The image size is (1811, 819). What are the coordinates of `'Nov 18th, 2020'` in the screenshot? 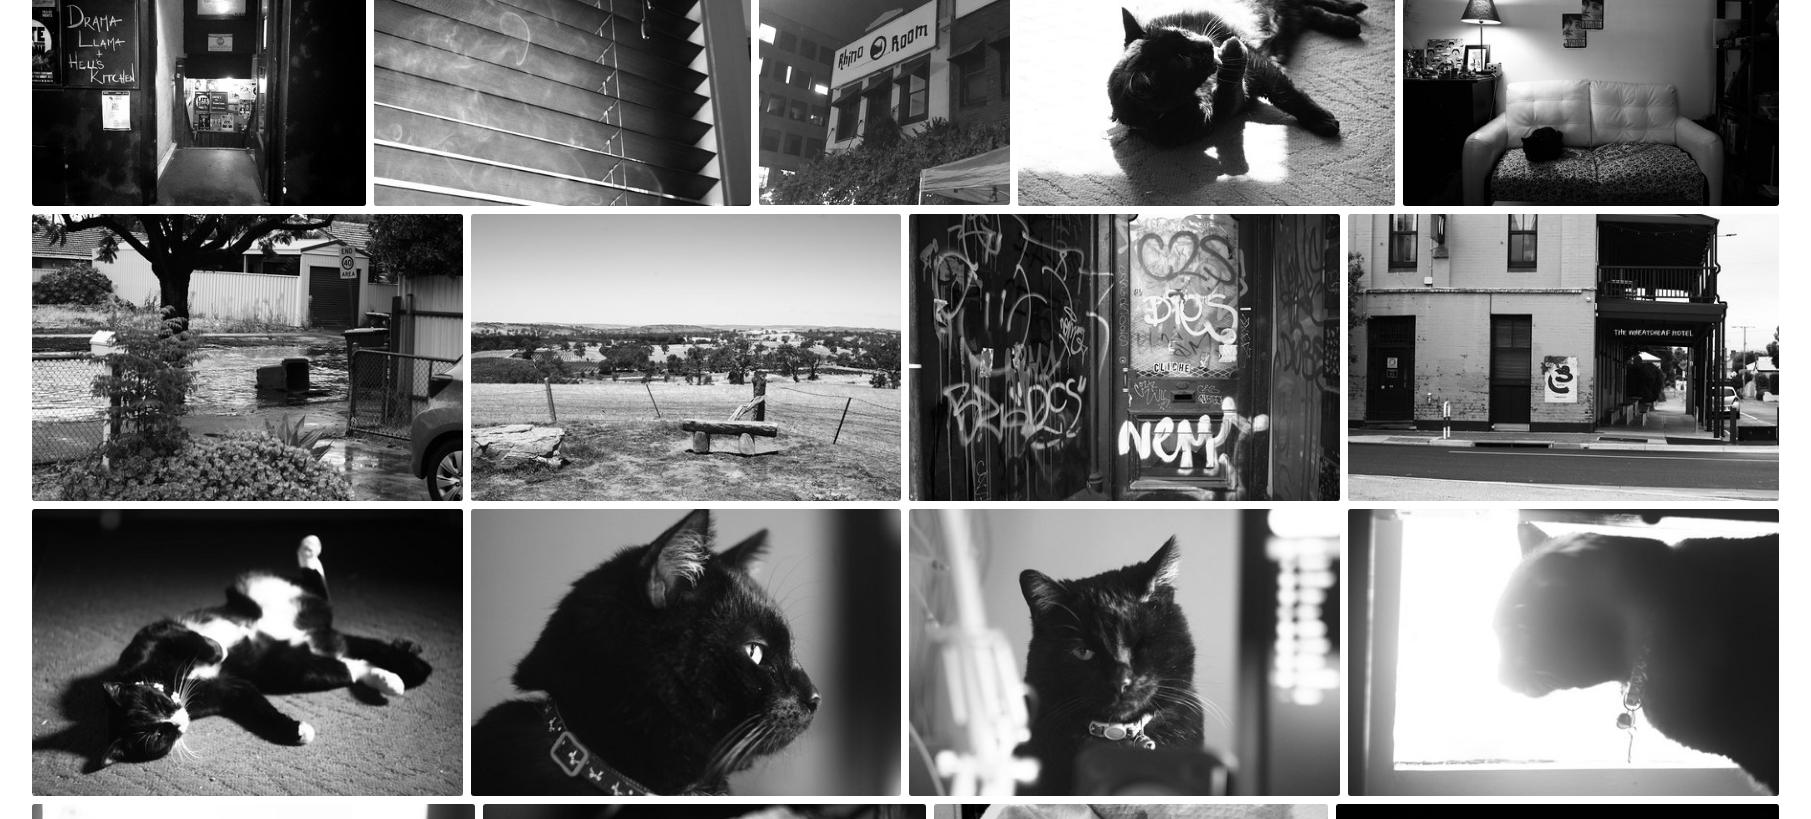 It's located at (916, 522).